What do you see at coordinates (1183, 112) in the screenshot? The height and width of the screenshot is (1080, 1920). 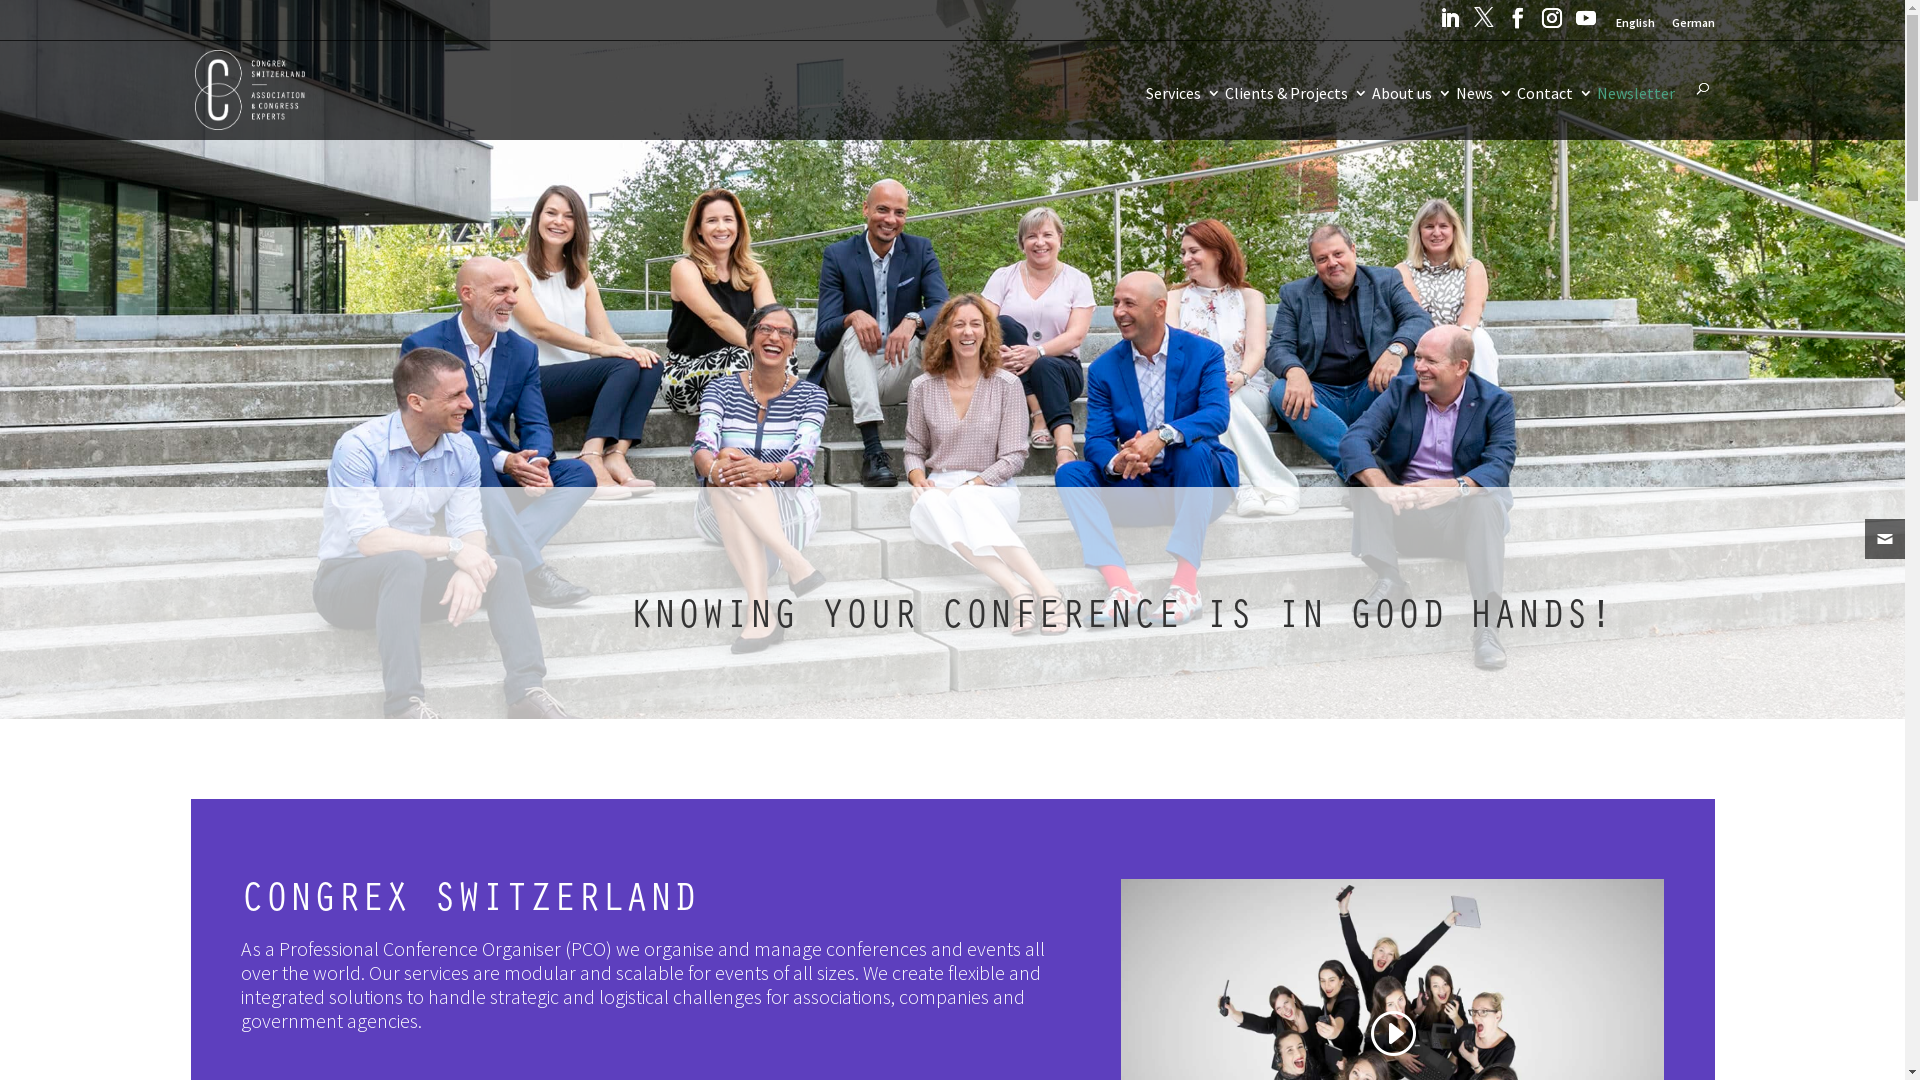 I see `'Services'` at bounding box center [1183, 112].